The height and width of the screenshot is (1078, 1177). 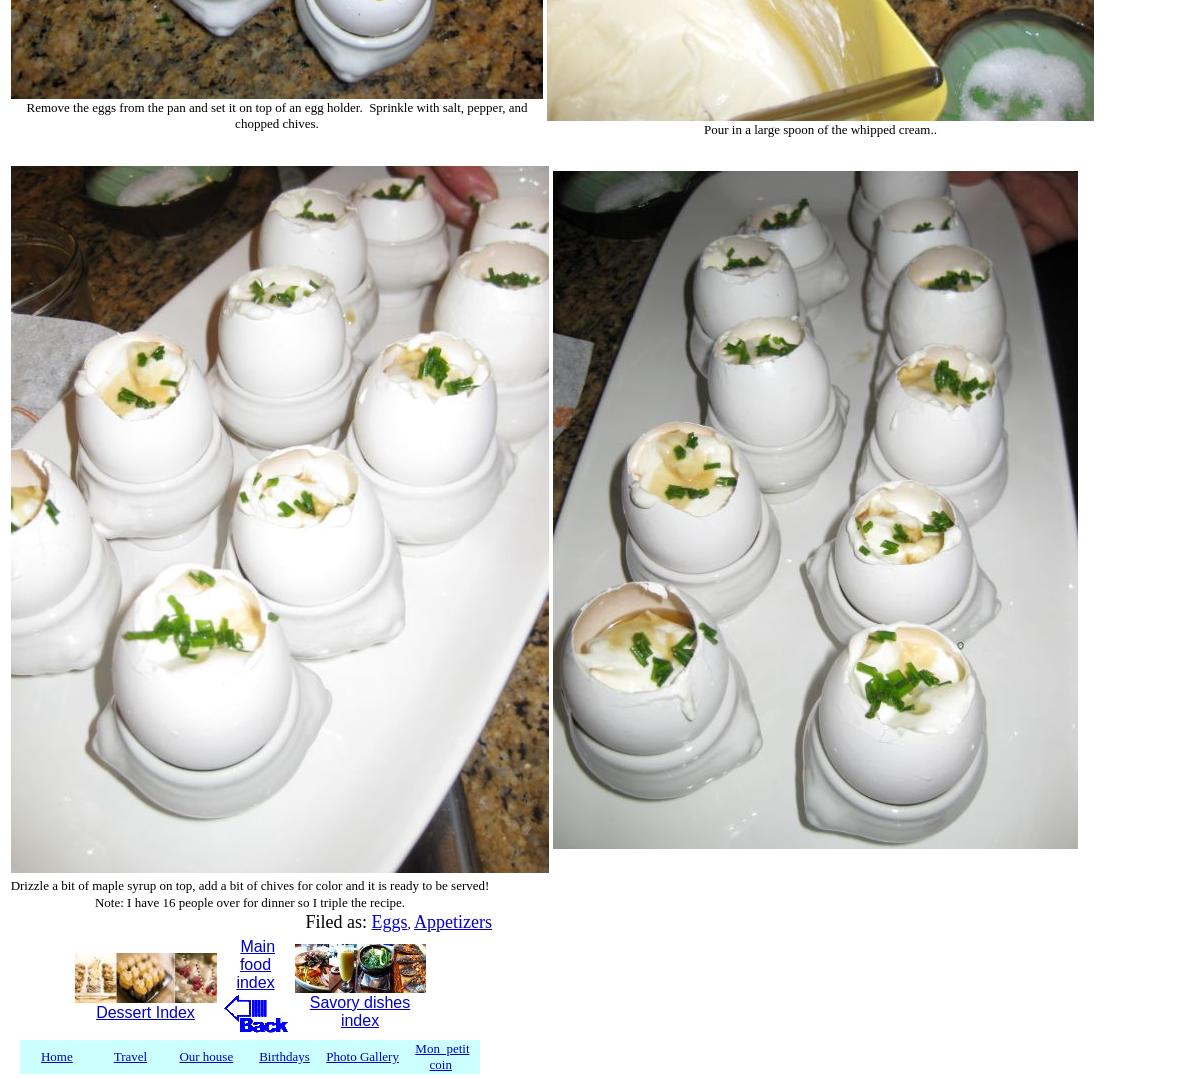 What do you see at coordinates (248, 884) in the screenshot?
I see `'Drizzle a bit of maple syrup on top, add a 
bit of chives for color and it is ready to be served!'` at bounding box center [248, 884].